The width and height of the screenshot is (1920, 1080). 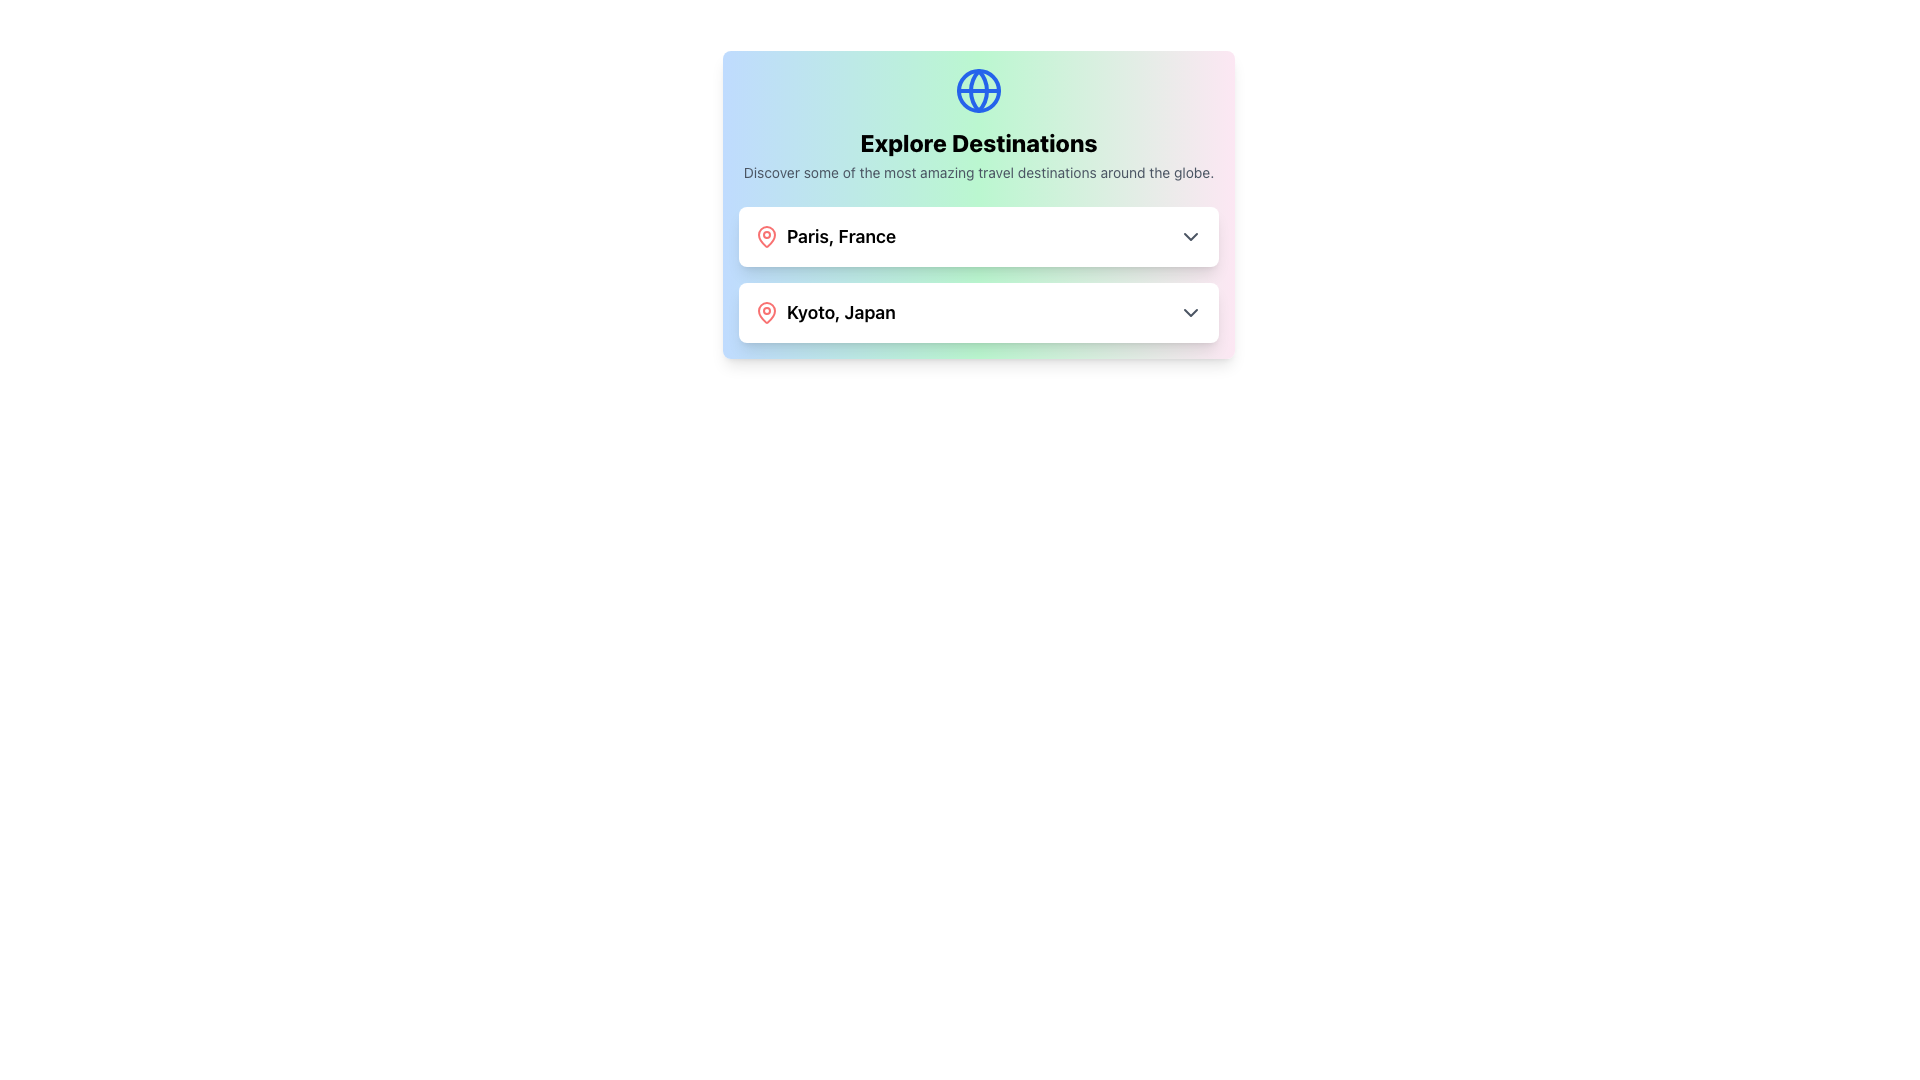 What do you see at coordinates (979, 141) in the screenshot?
I see `the text label that serves as a title for exploring destinations, positioned below a globe icon and above a descriptive text block` at bounding box center [979, 141].